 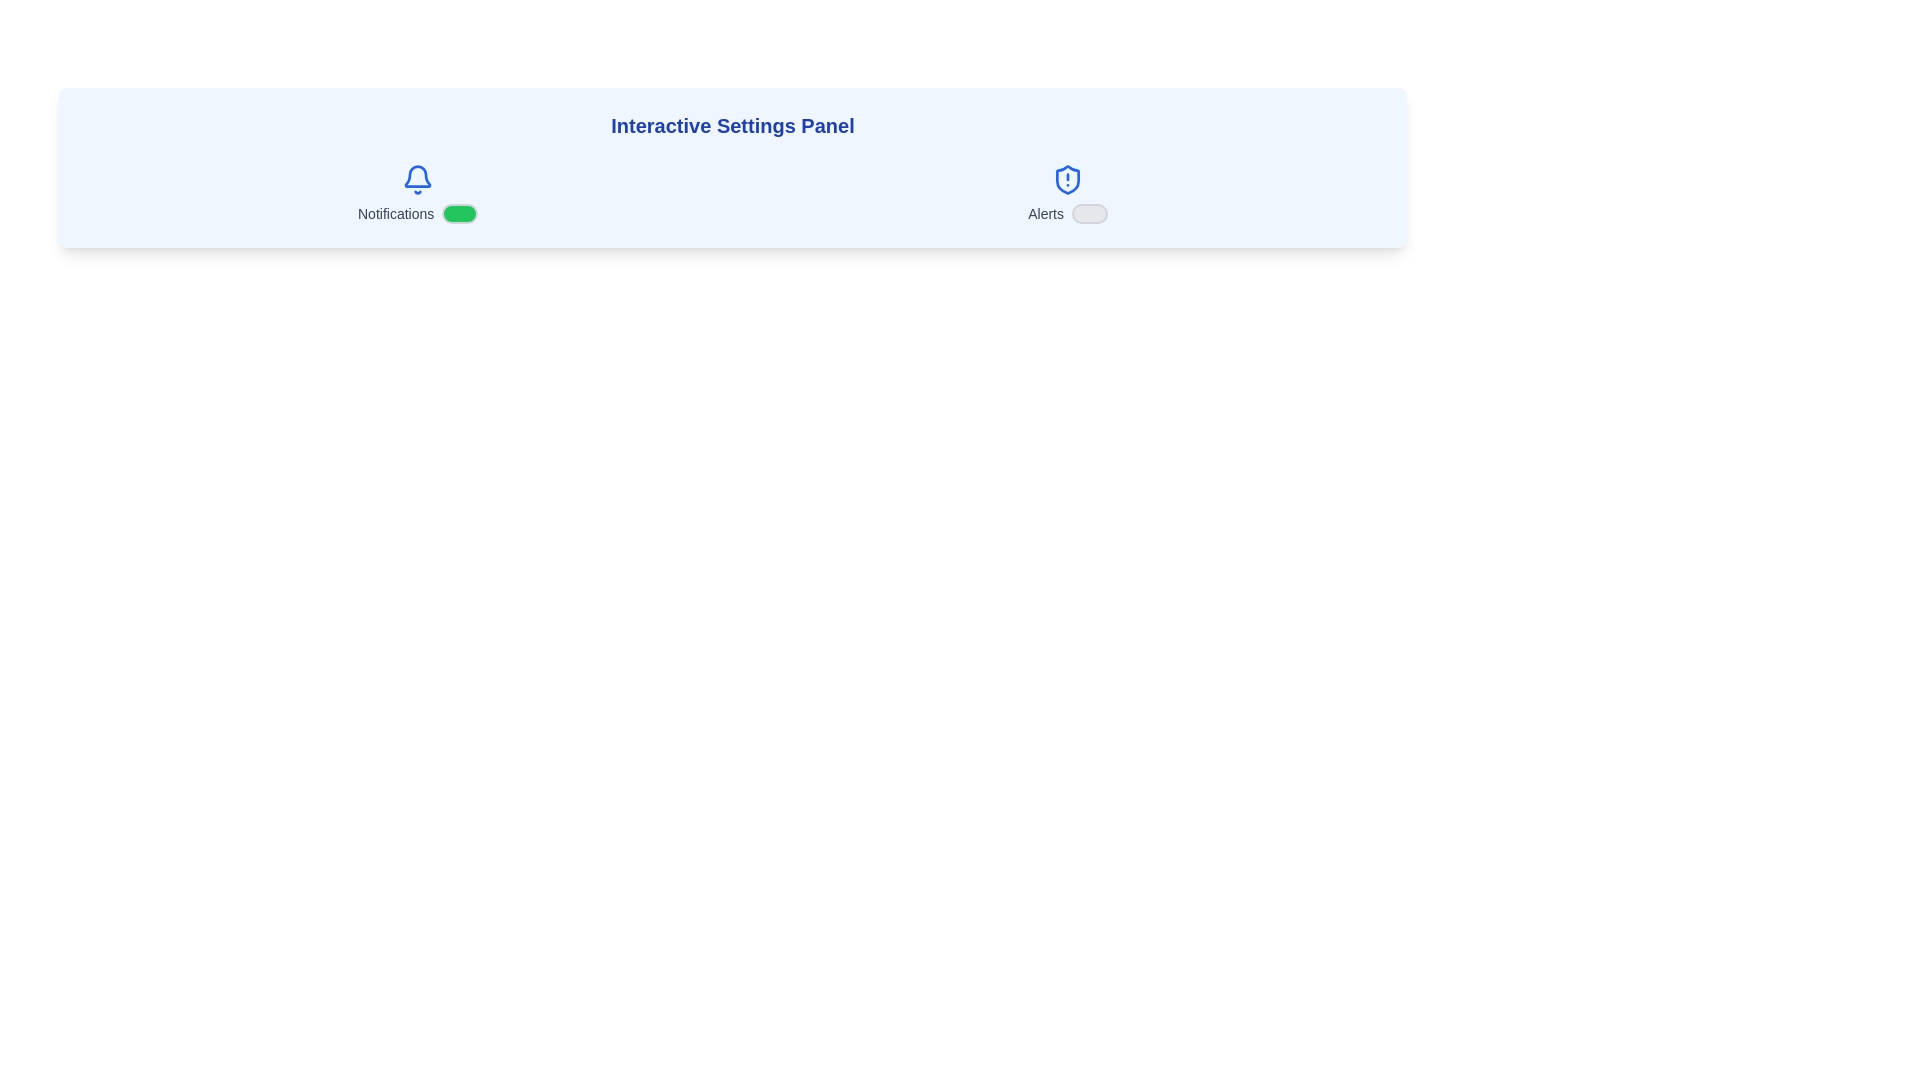 What do you see at coordinates (416, 180) in the screenshot?
I see `the bell icon to toggle notifications` at bounding box center [416, 180].